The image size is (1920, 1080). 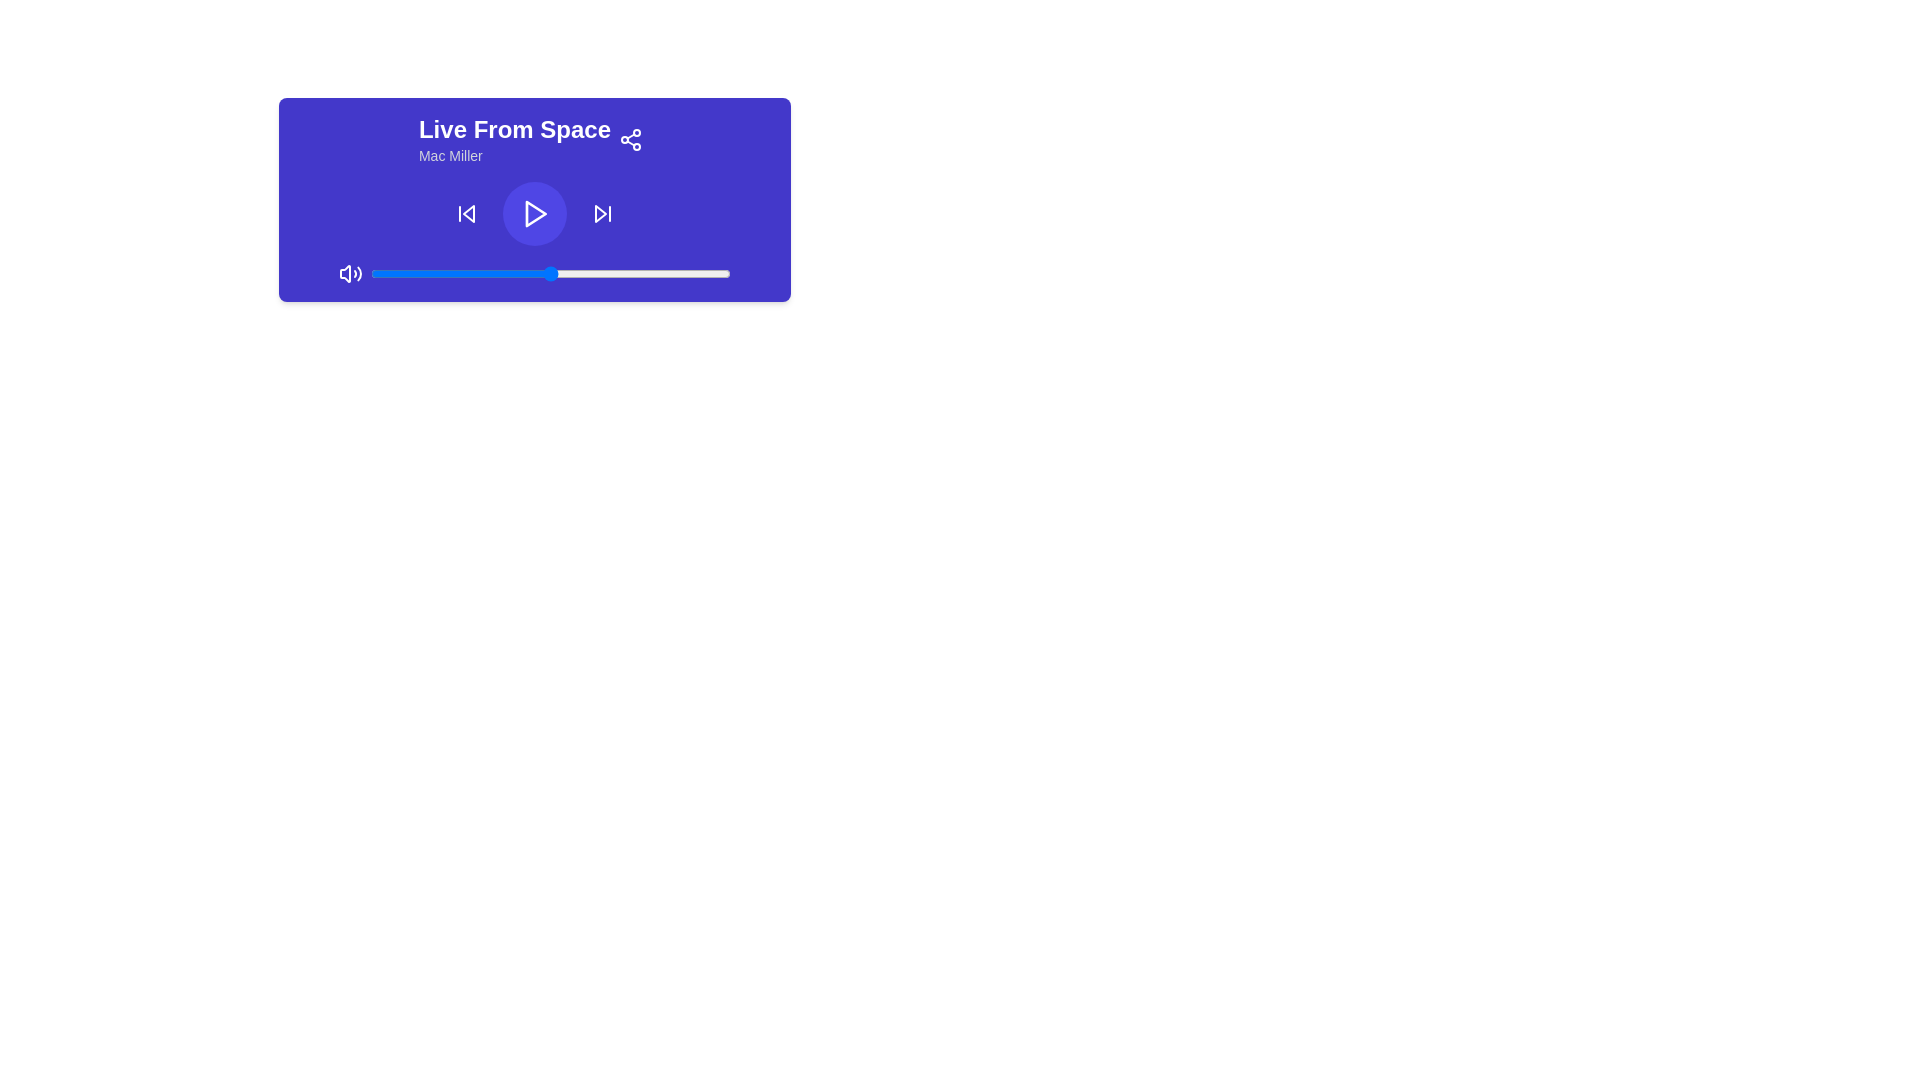 I want to click on the backward-skip icon located in the upper-right part of the media control bar, so click(x=468, y=213).